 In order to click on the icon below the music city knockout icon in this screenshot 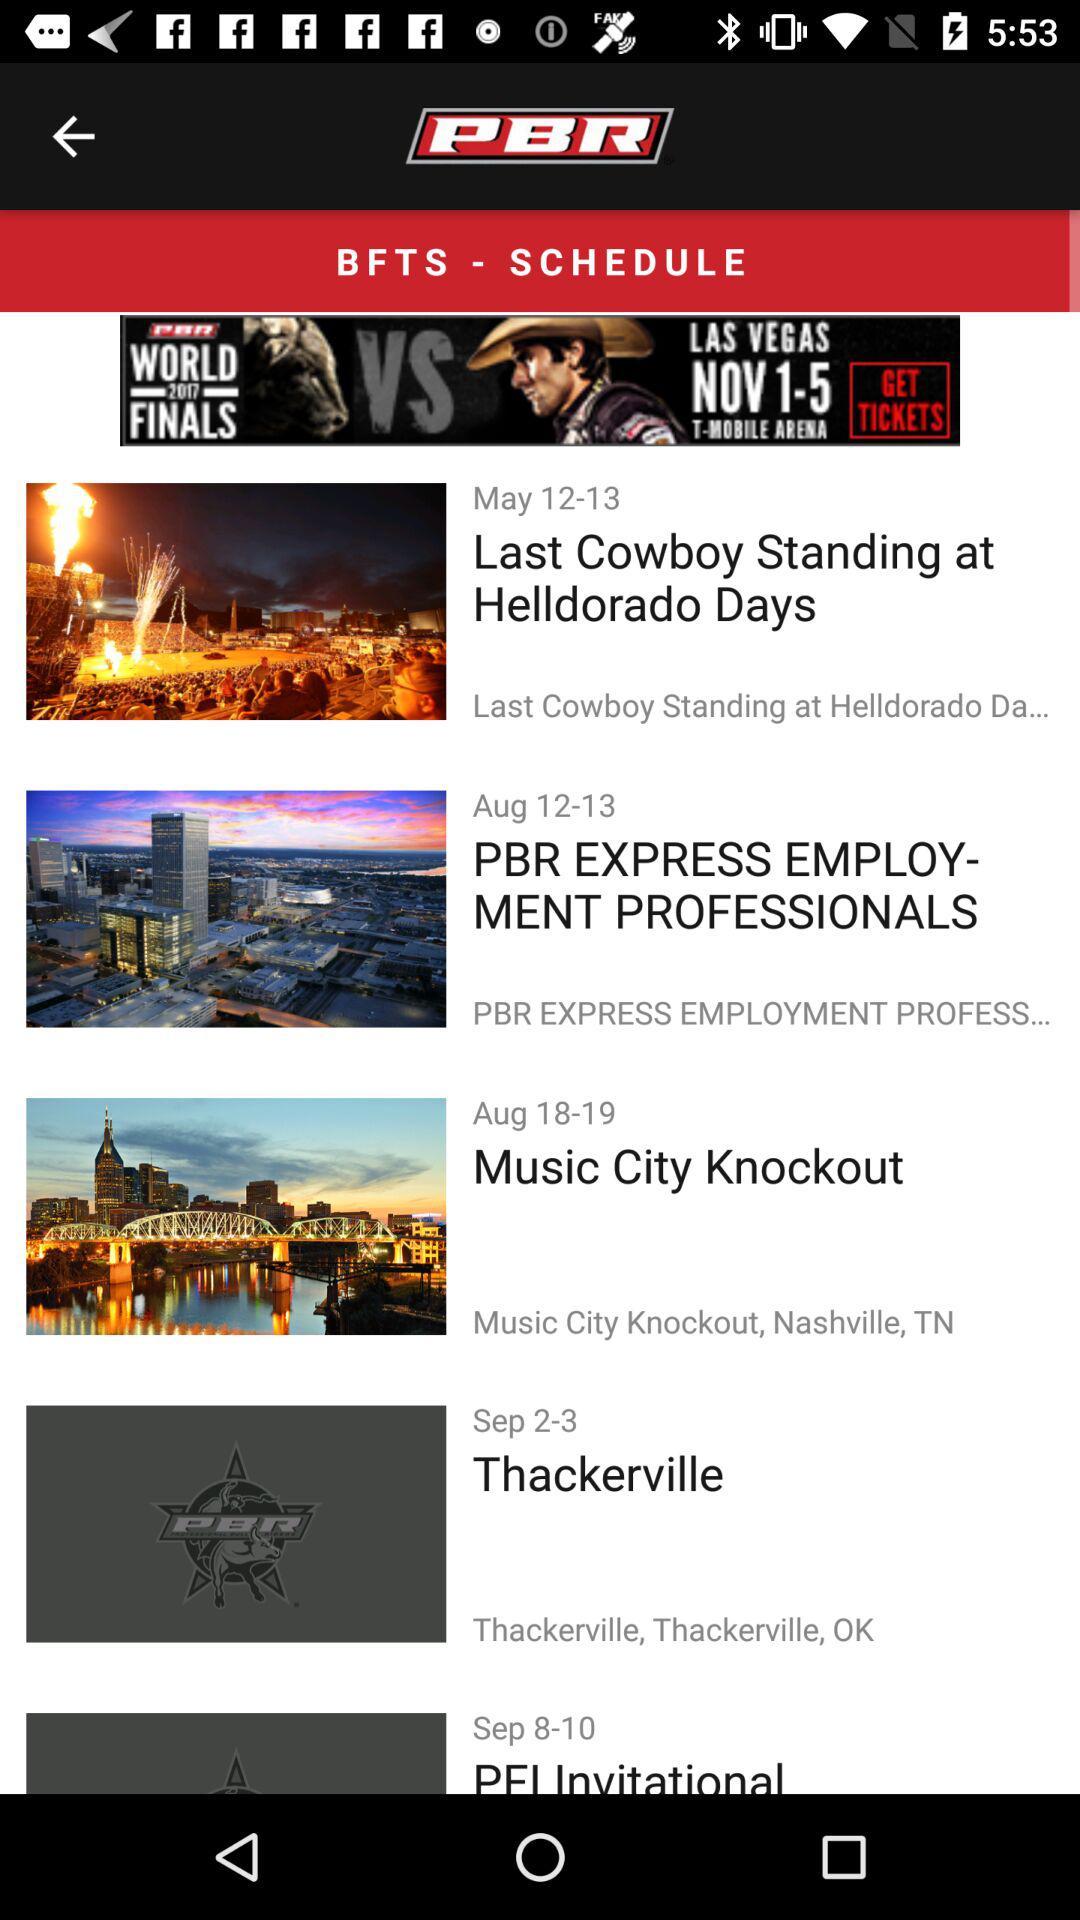, I will do `click(528, 1418)`.